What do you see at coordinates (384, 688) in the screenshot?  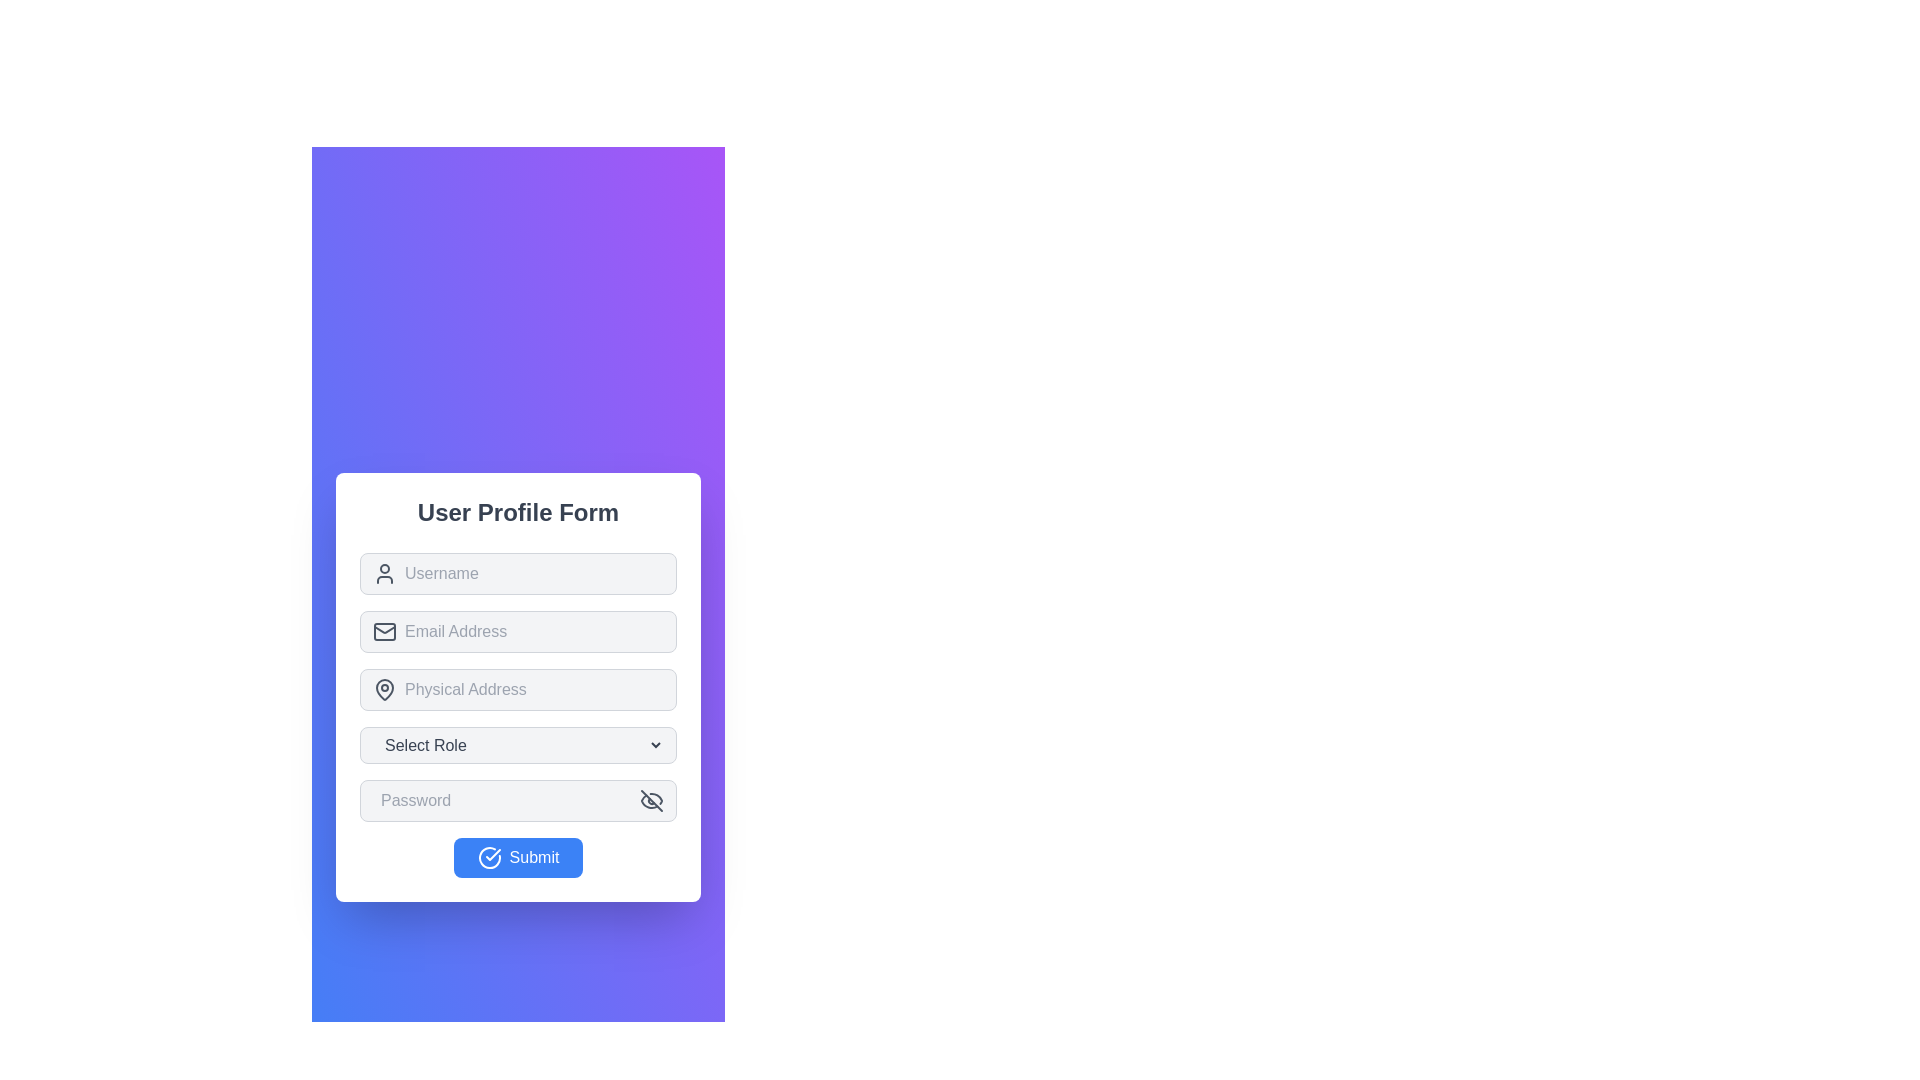 I see `the map pin icon located to the left of the 'Physical Address' input field in the 'User Profile Form'` at bounding box center [384, 688].